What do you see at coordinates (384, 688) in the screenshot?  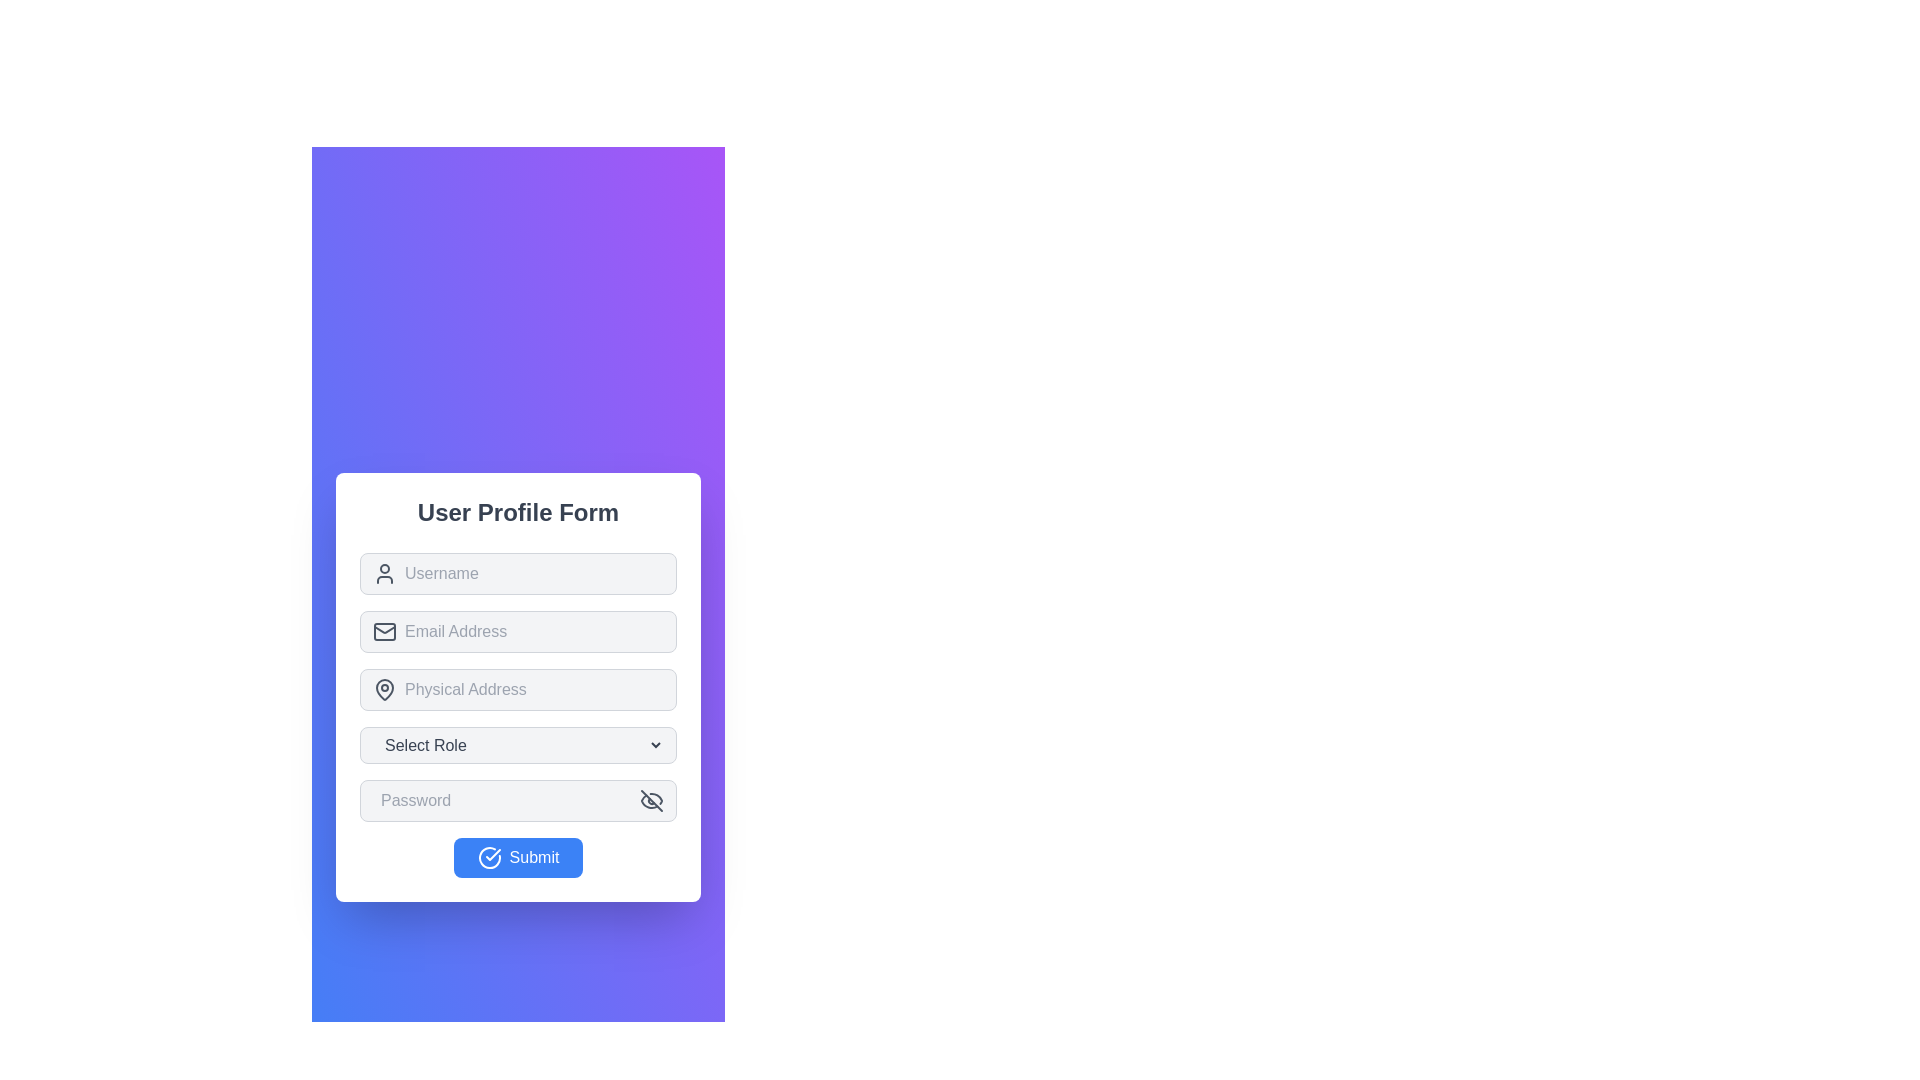 I see `the map pin icon located to the left of the 'Physical Address' input field in the 'User Profile Form'` at bounding box center [384, 688].